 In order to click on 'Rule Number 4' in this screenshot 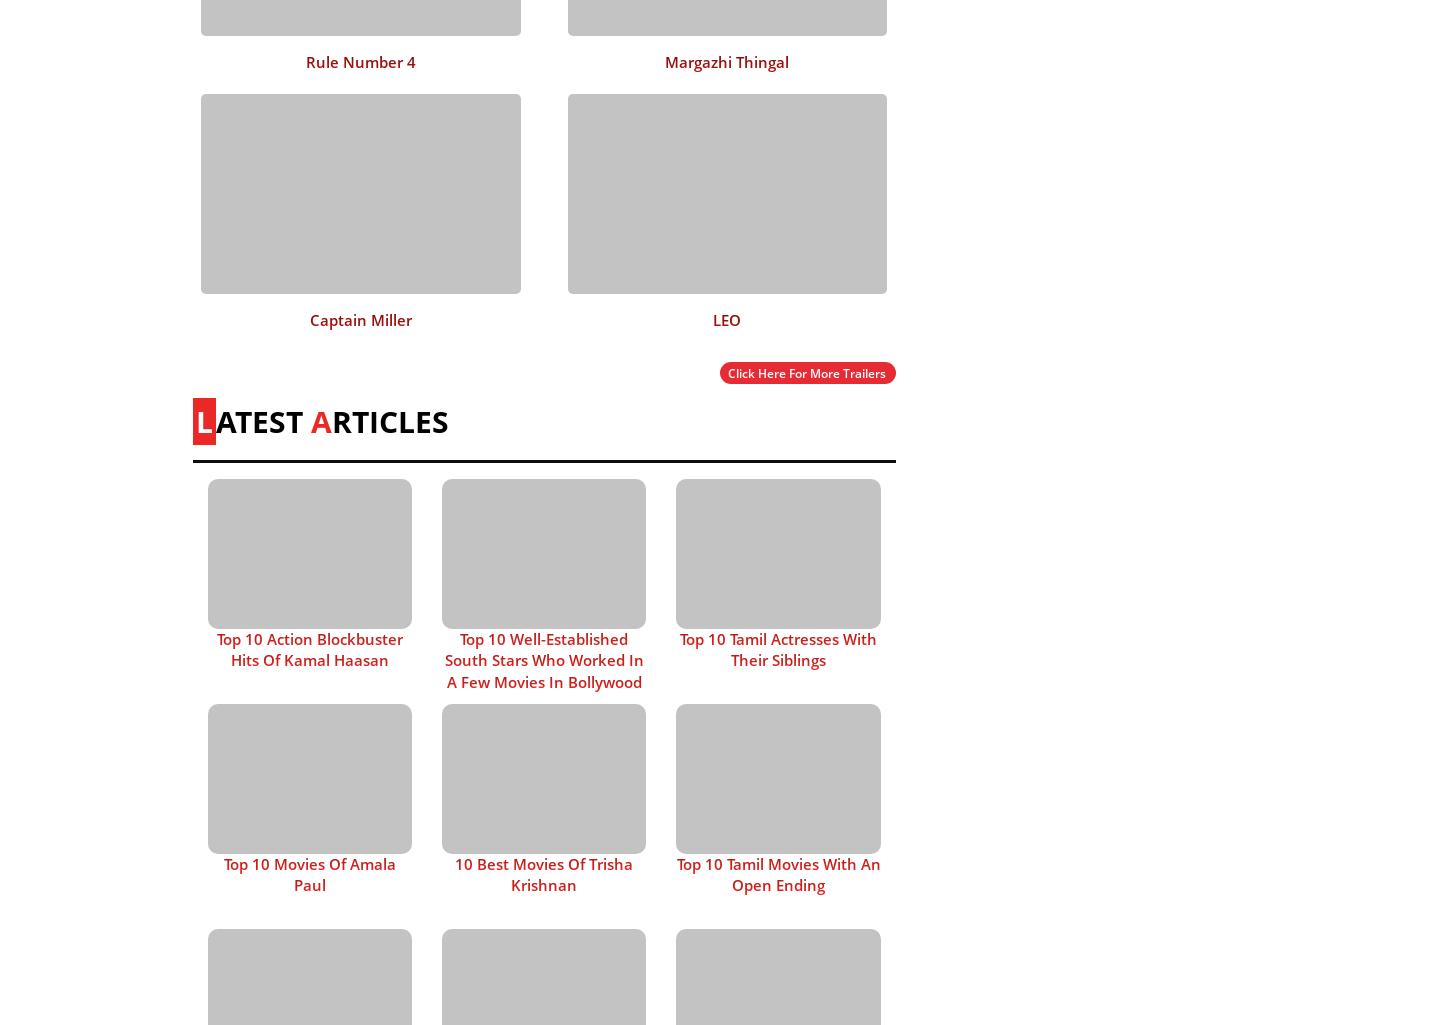, I will do `click(360, 59)`.